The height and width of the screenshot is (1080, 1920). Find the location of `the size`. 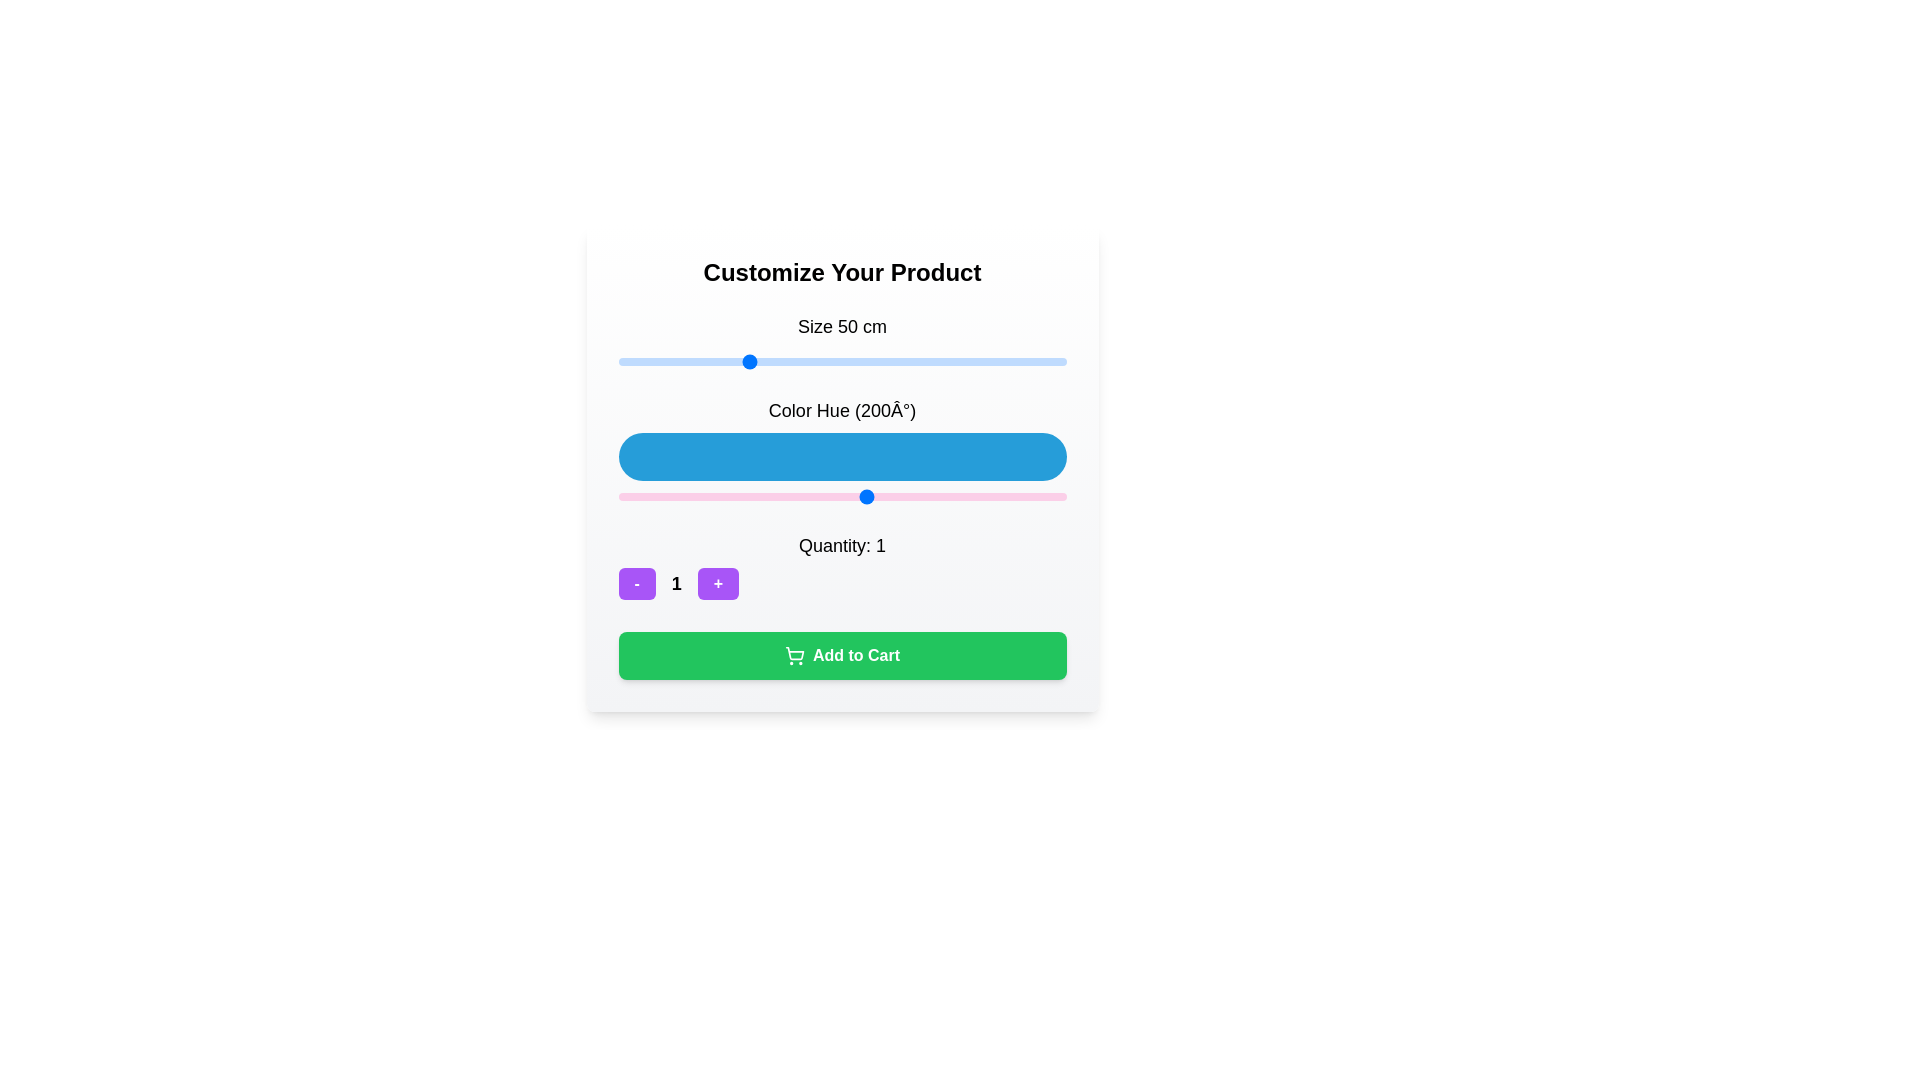

the size is located at coordinates (874, 362).